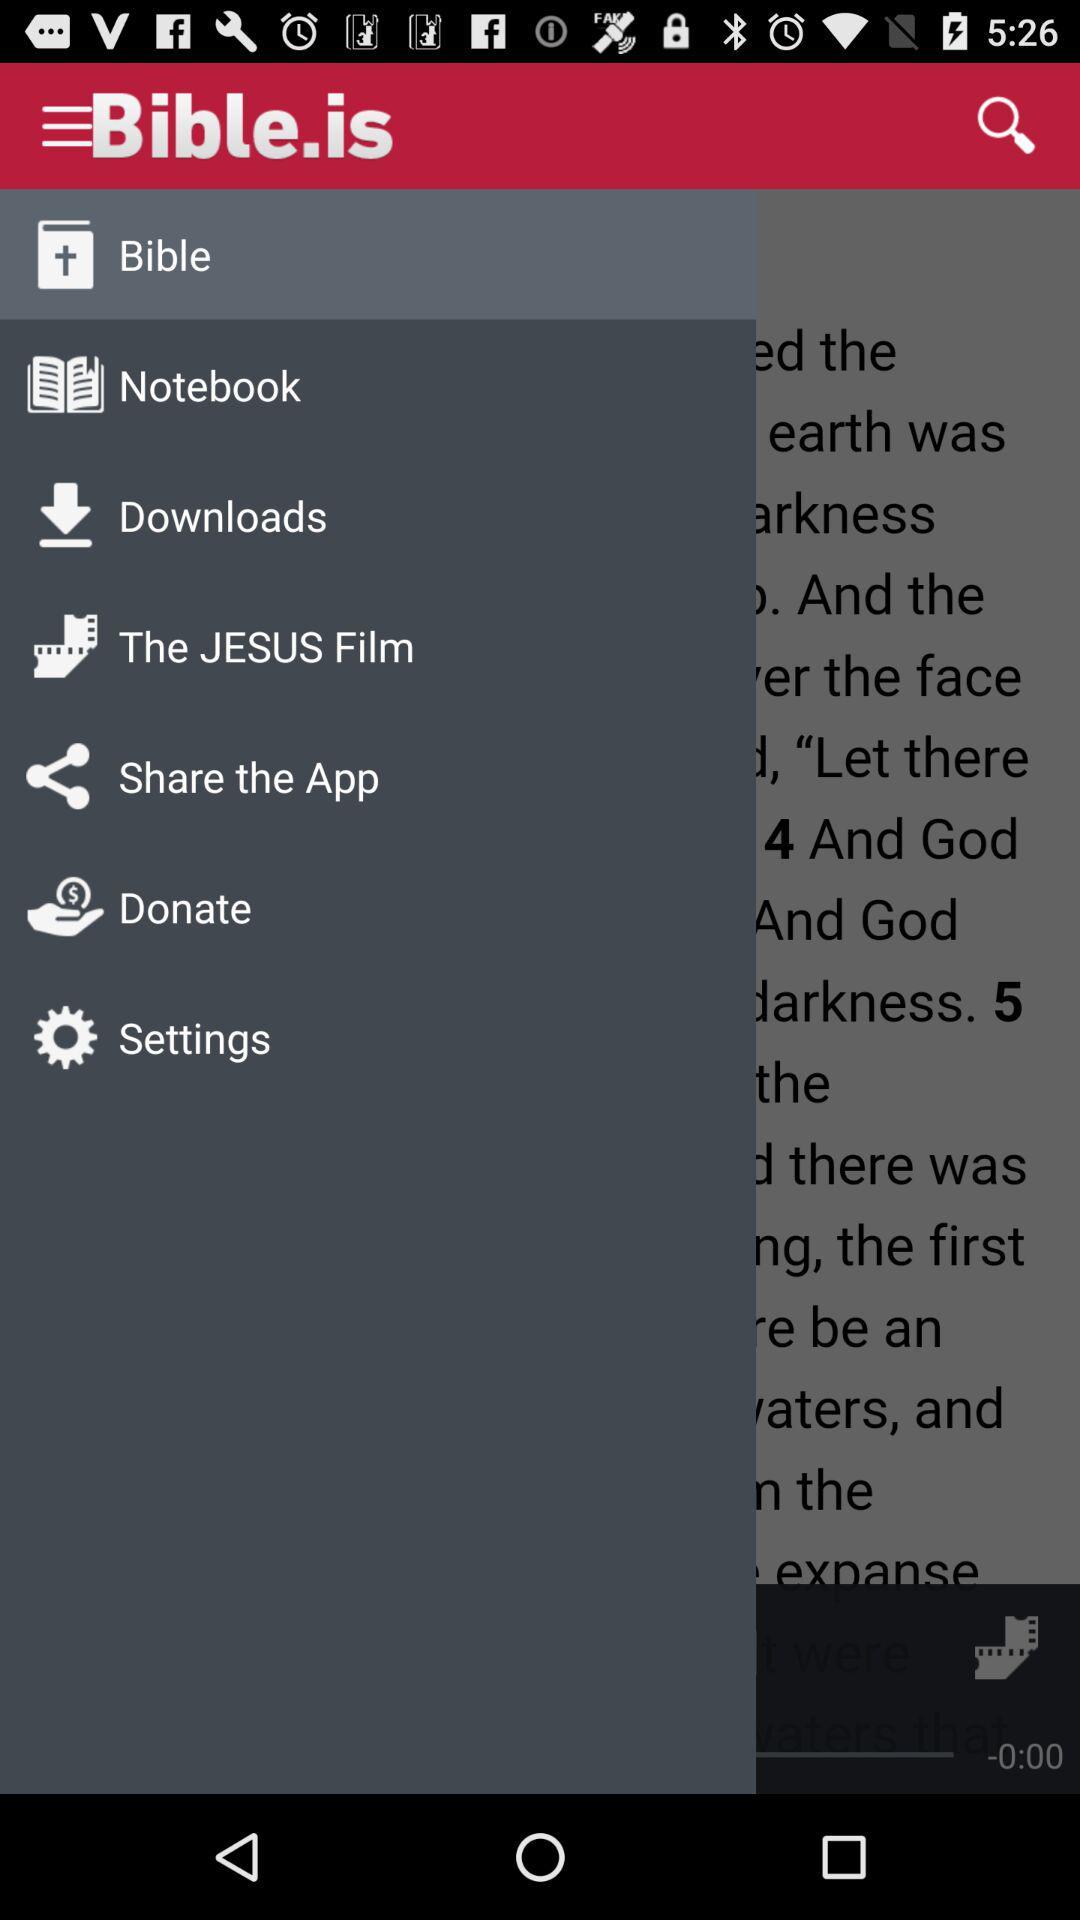 This screenshot has height=1920, width=1080. What do you see at coordinates (64, 253) in the screenshot?
I see `the bible icon` at bounding box center [64, 253].